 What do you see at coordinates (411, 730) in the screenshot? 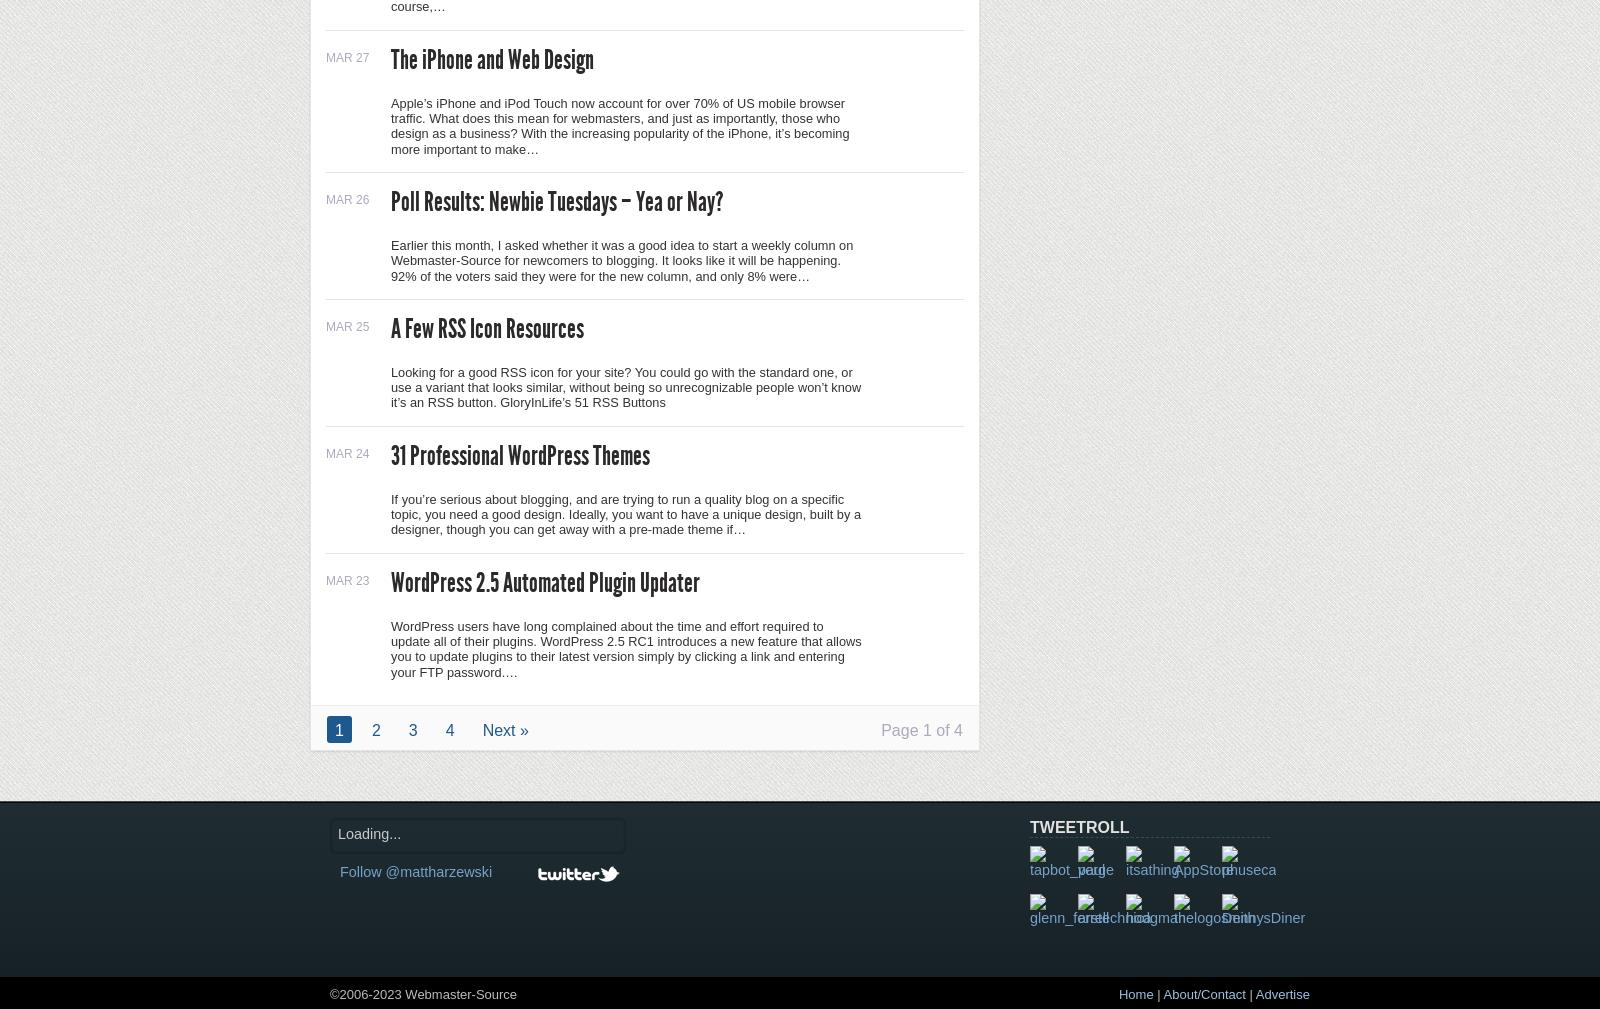
I see `'3'` at bounding box center [411, 730].